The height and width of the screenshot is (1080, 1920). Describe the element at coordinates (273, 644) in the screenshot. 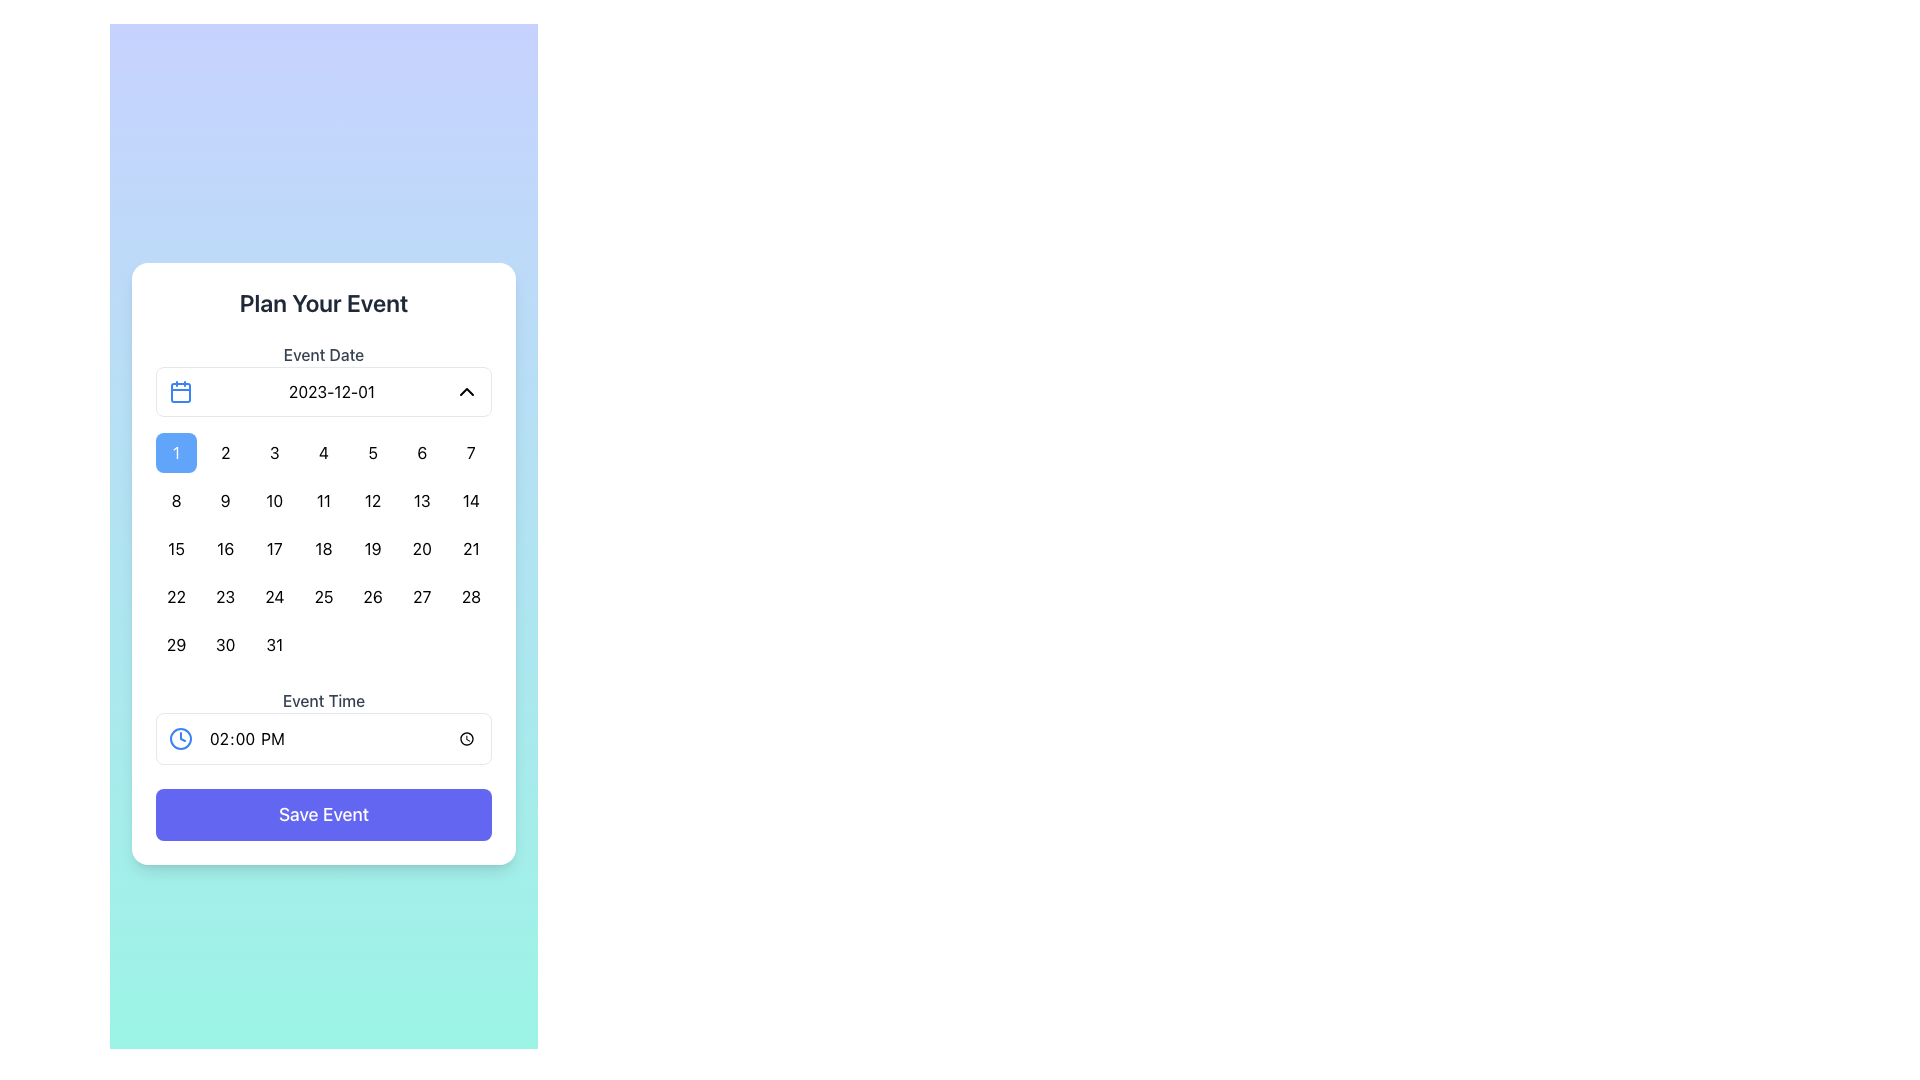

I see `the button displaying the number '31' located in the bottom-right corner of the calendar grid` at that location.